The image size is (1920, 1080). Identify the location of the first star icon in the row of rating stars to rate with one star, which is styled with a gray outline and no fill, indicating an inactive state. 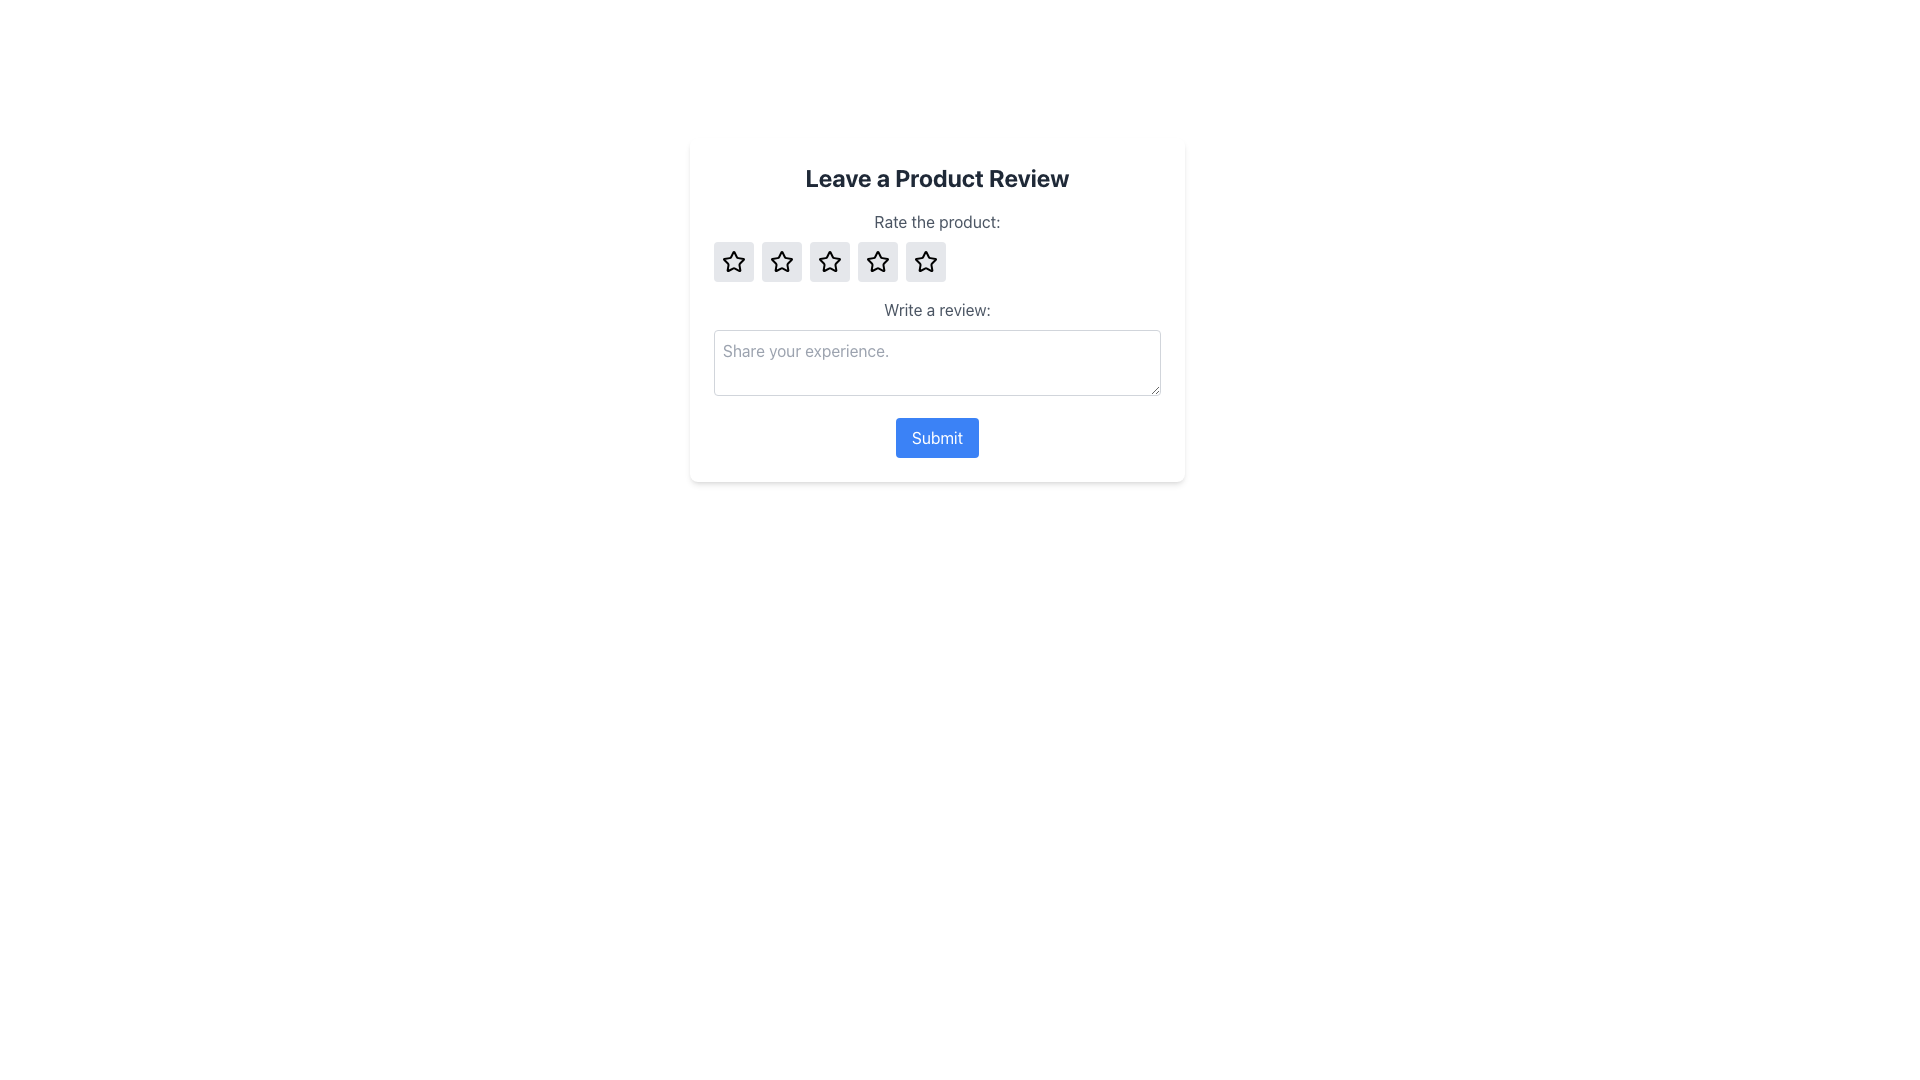
(733, 261).